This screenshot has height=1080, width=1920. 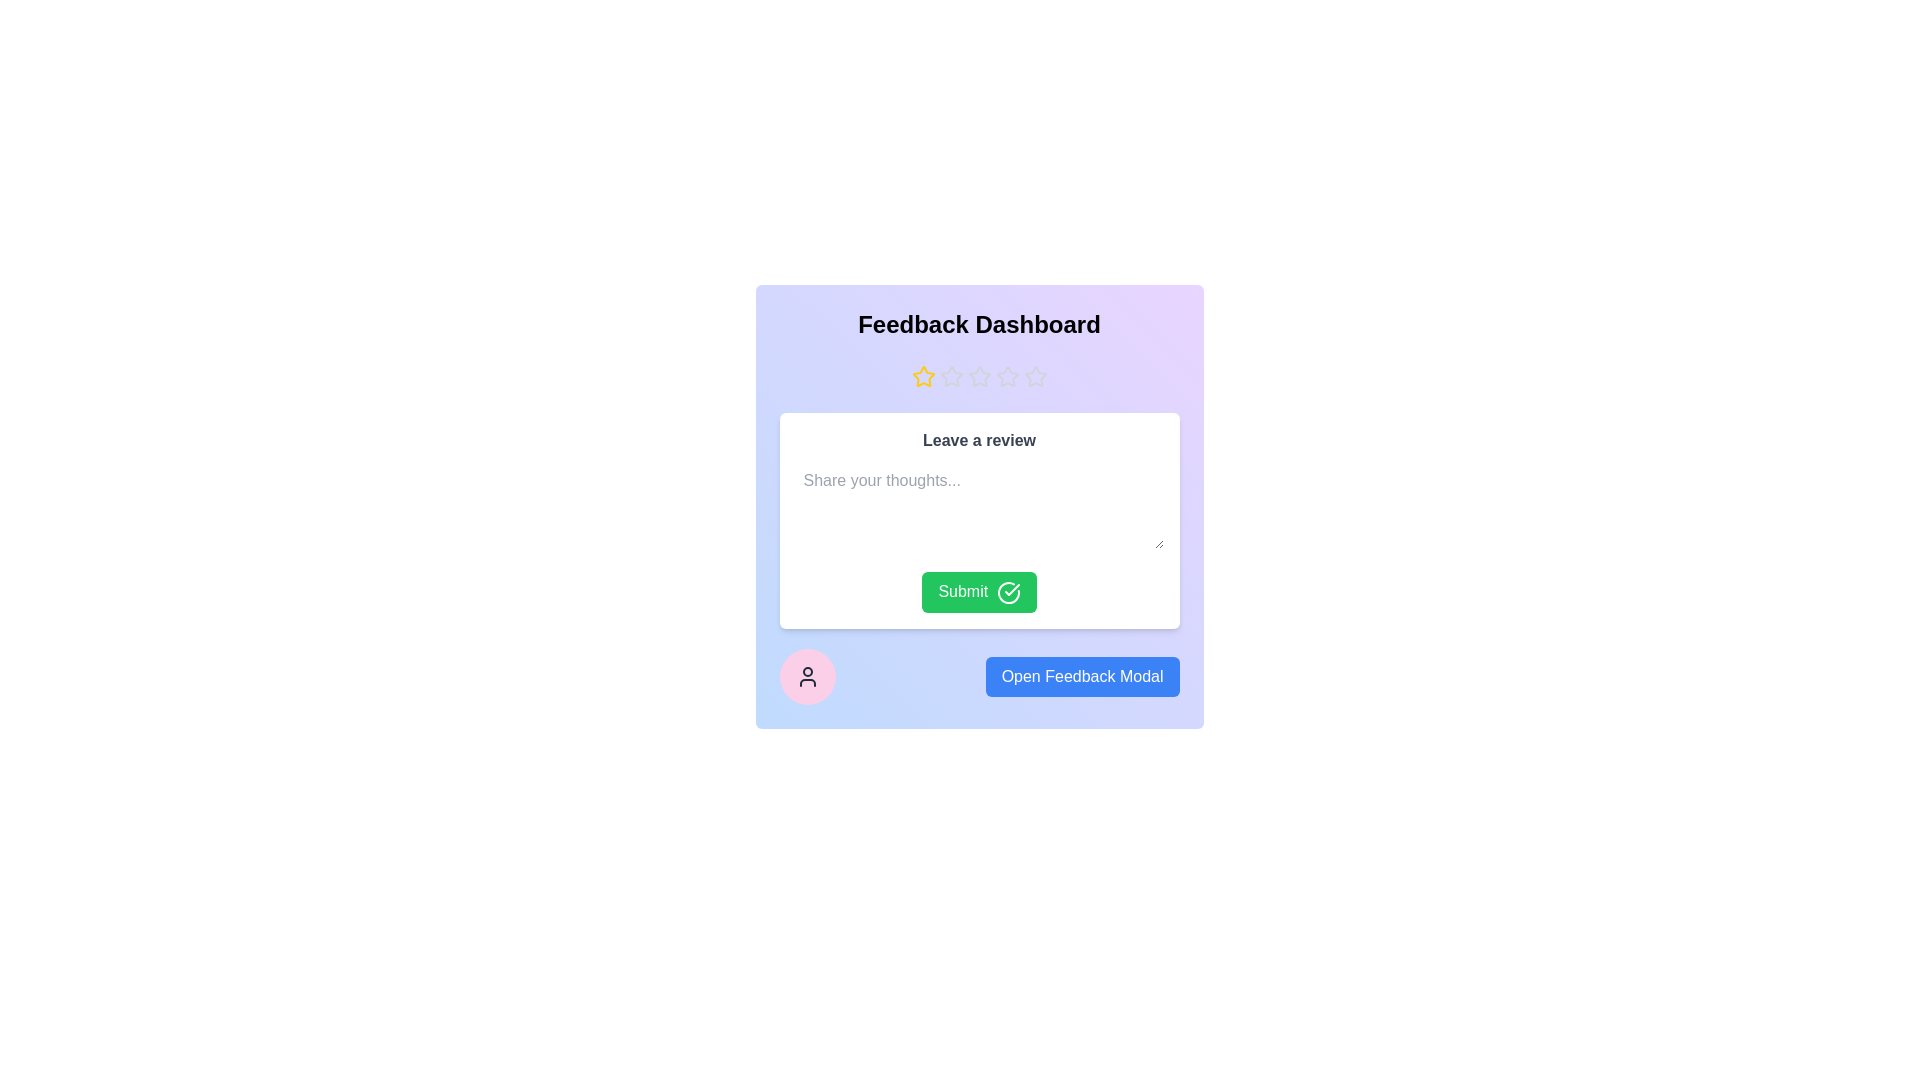 I want to click on the visual representation of the submission icon located within the green 'Submit' button on the feedback dashboard, so click(x=1012, y=588).